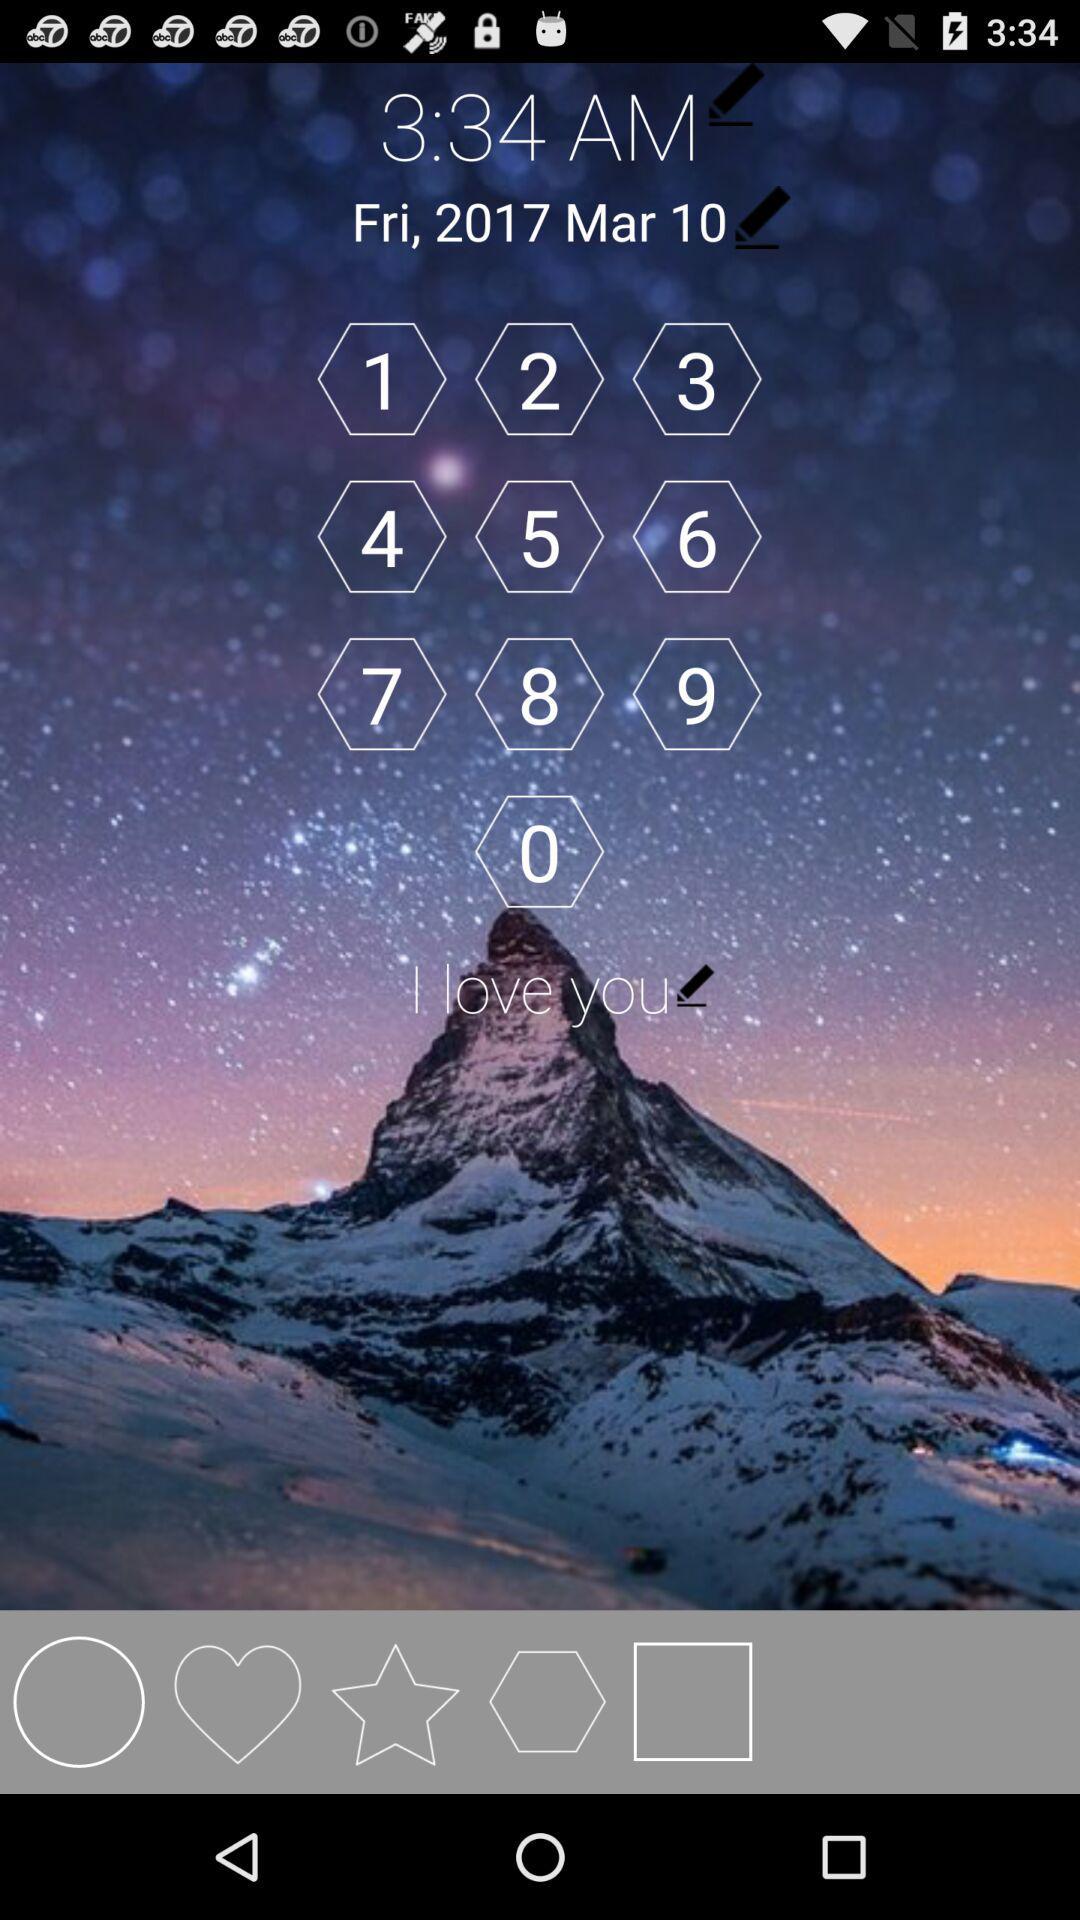 This screenshot has width=1080, height=1920. Describe the element at coordinates (538, 536) in the screenshot. I see `the 5 icon` at that location.